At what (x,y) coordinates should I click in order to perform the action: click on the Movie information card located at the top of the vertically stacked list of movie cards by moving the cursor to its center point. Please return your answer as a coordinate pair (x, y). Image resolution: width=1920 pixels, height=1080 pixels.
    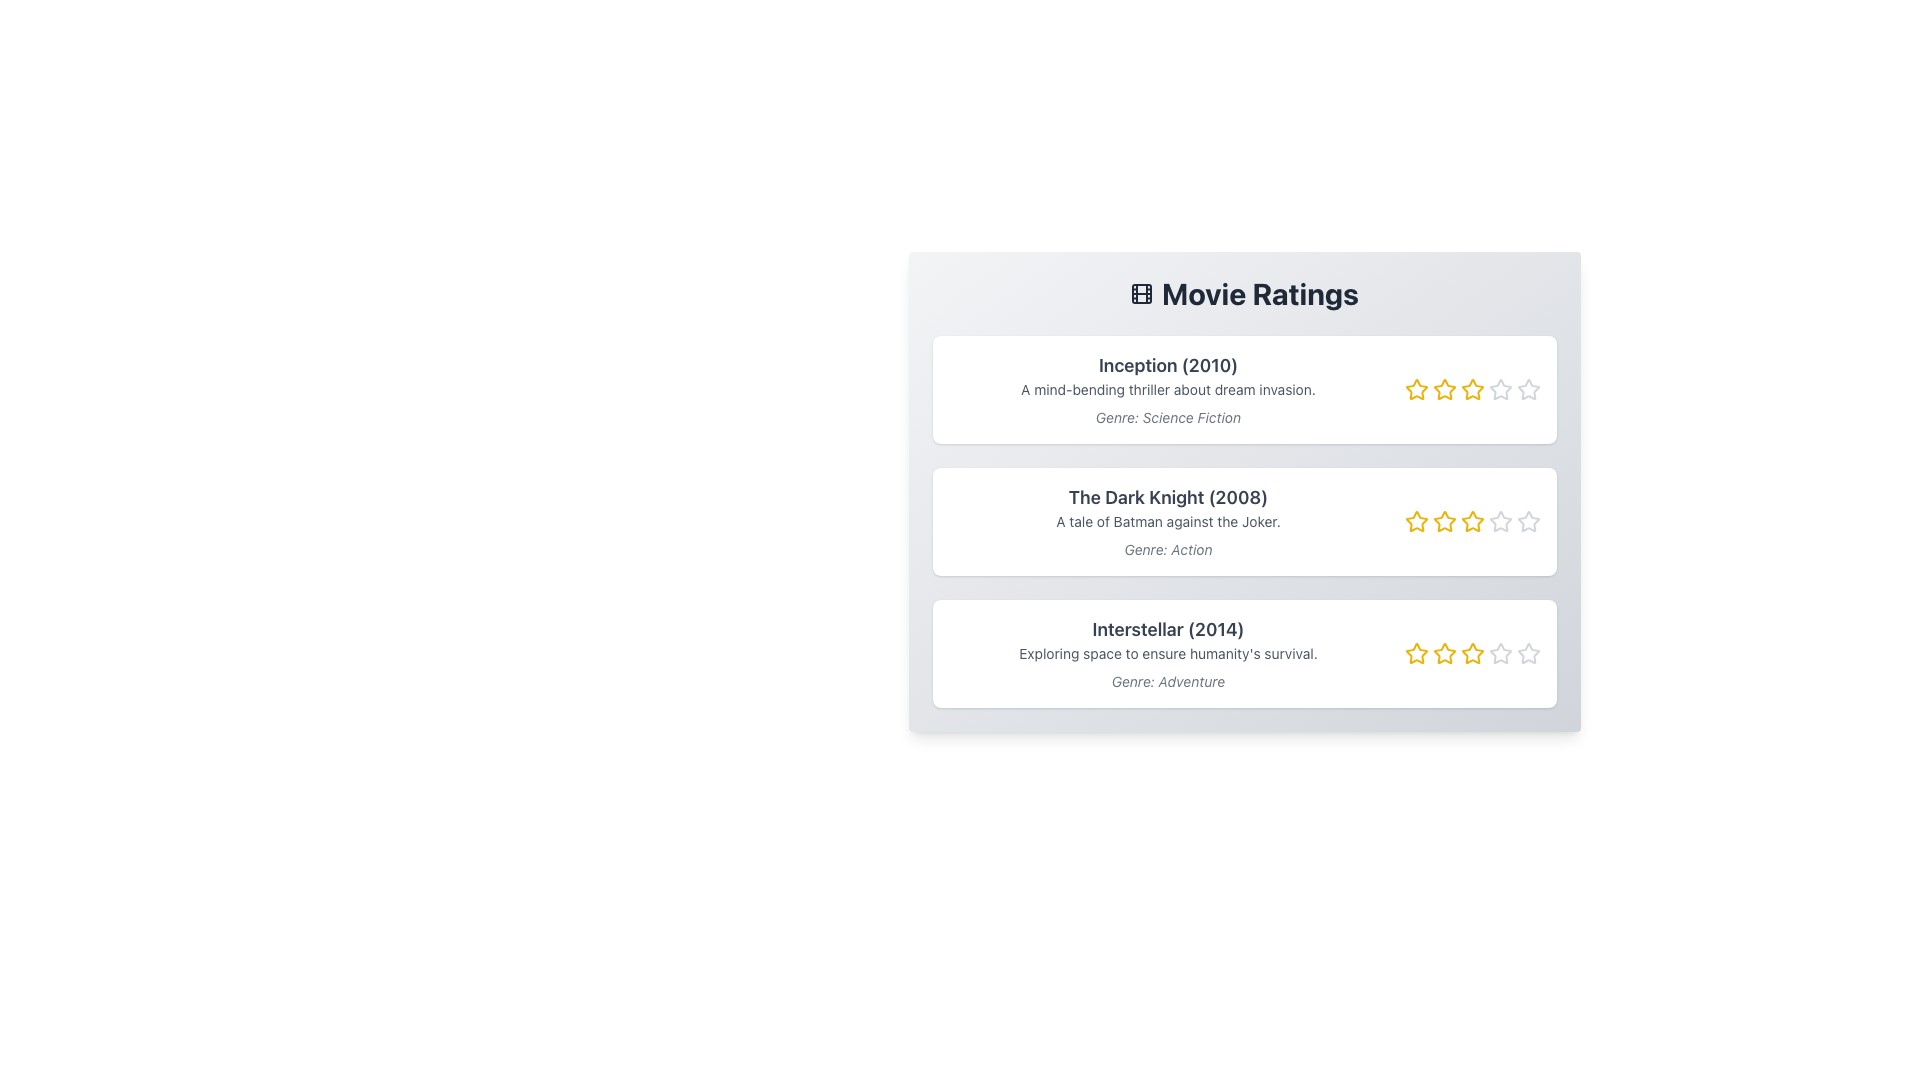
    Looking at the image, I should click on (1243, 389).